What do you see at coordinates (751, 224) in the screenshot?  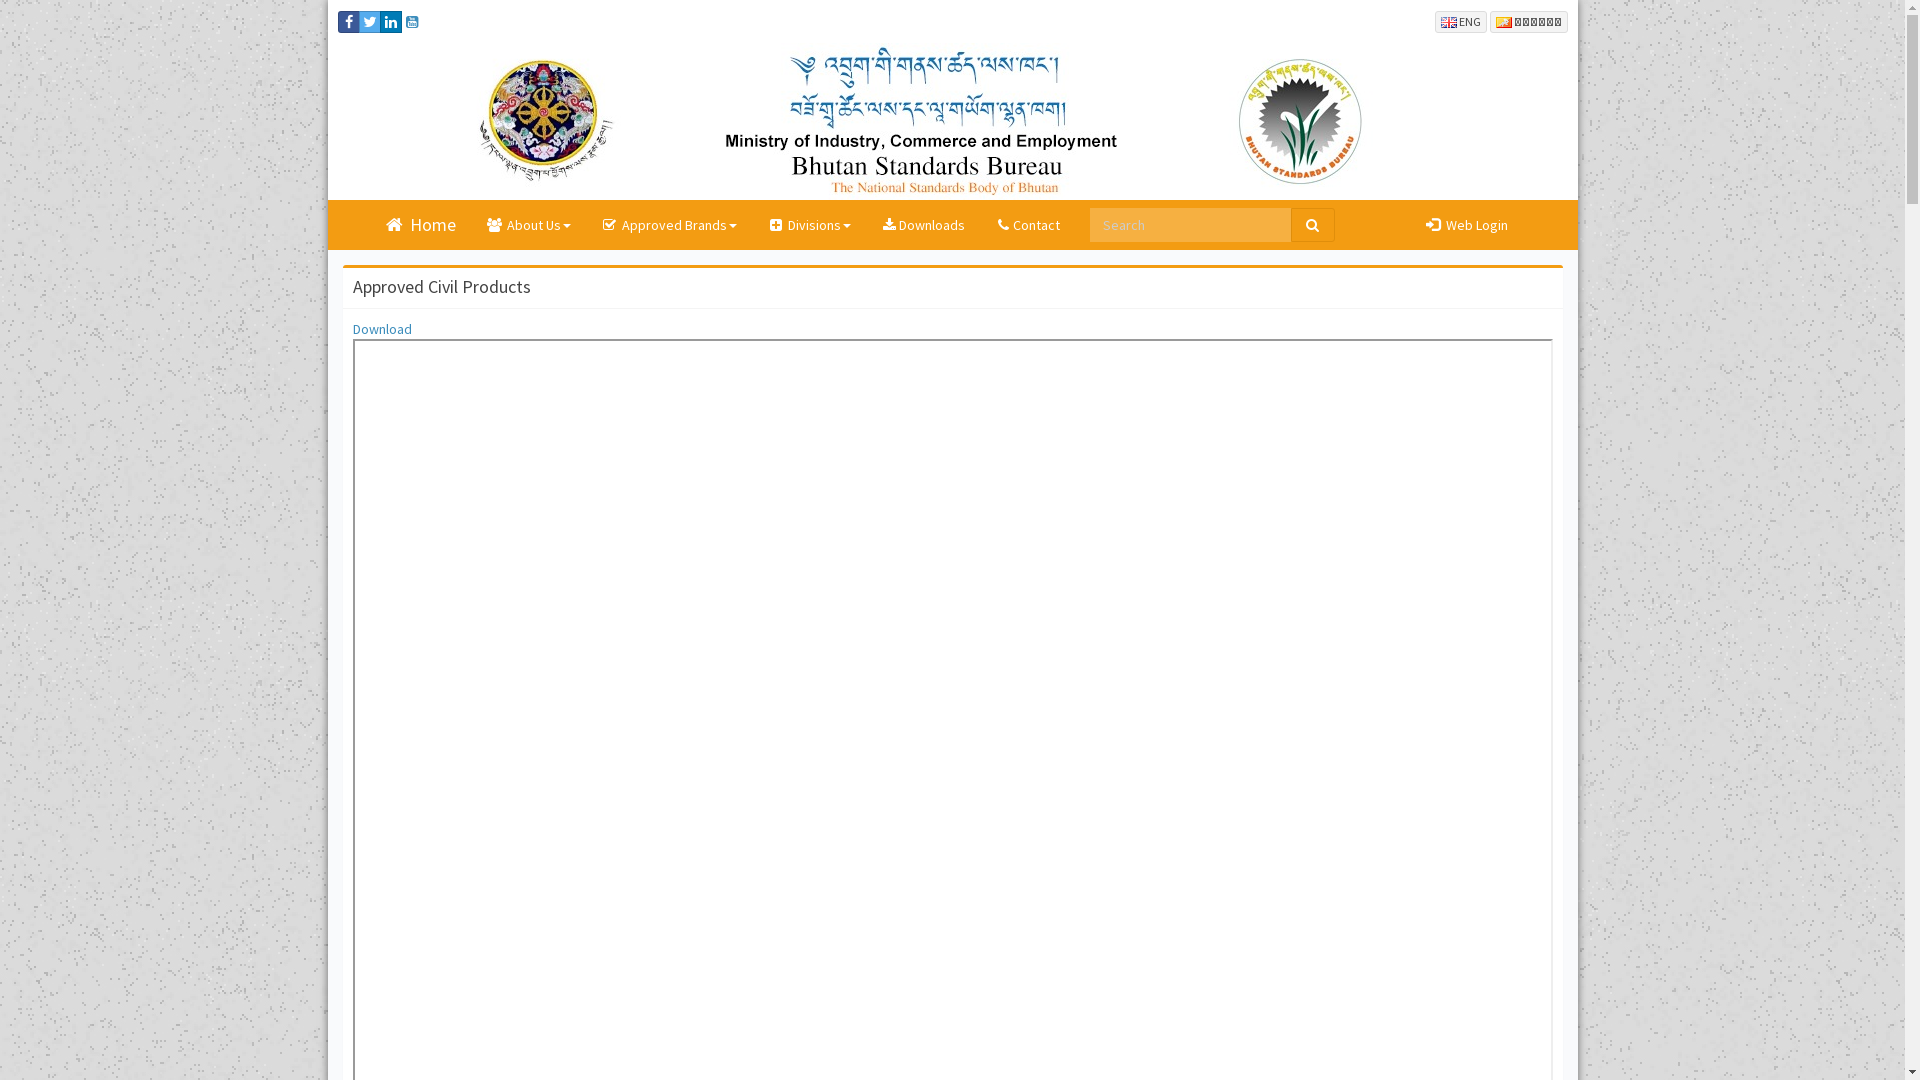 I see `'Divisions'` at bounding box center [751, 224].